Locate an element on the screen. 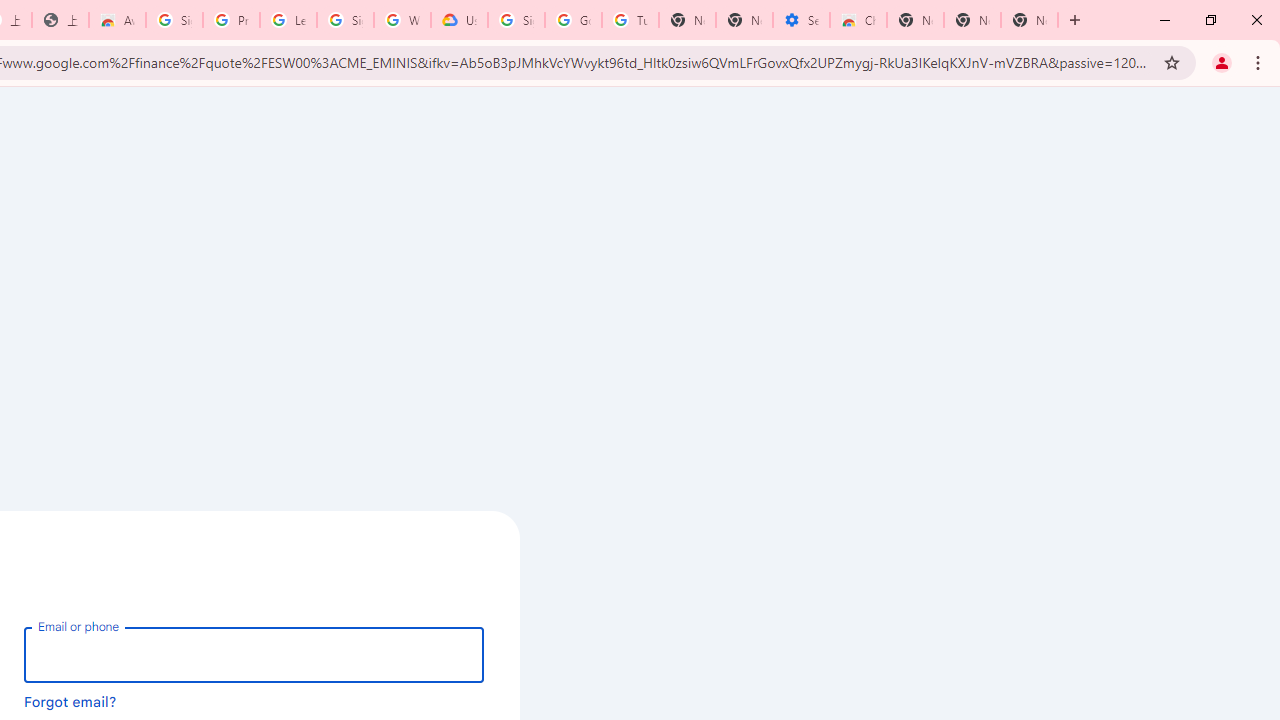  'Sign in - Google Accounts' is located at coordinates (174, 20).